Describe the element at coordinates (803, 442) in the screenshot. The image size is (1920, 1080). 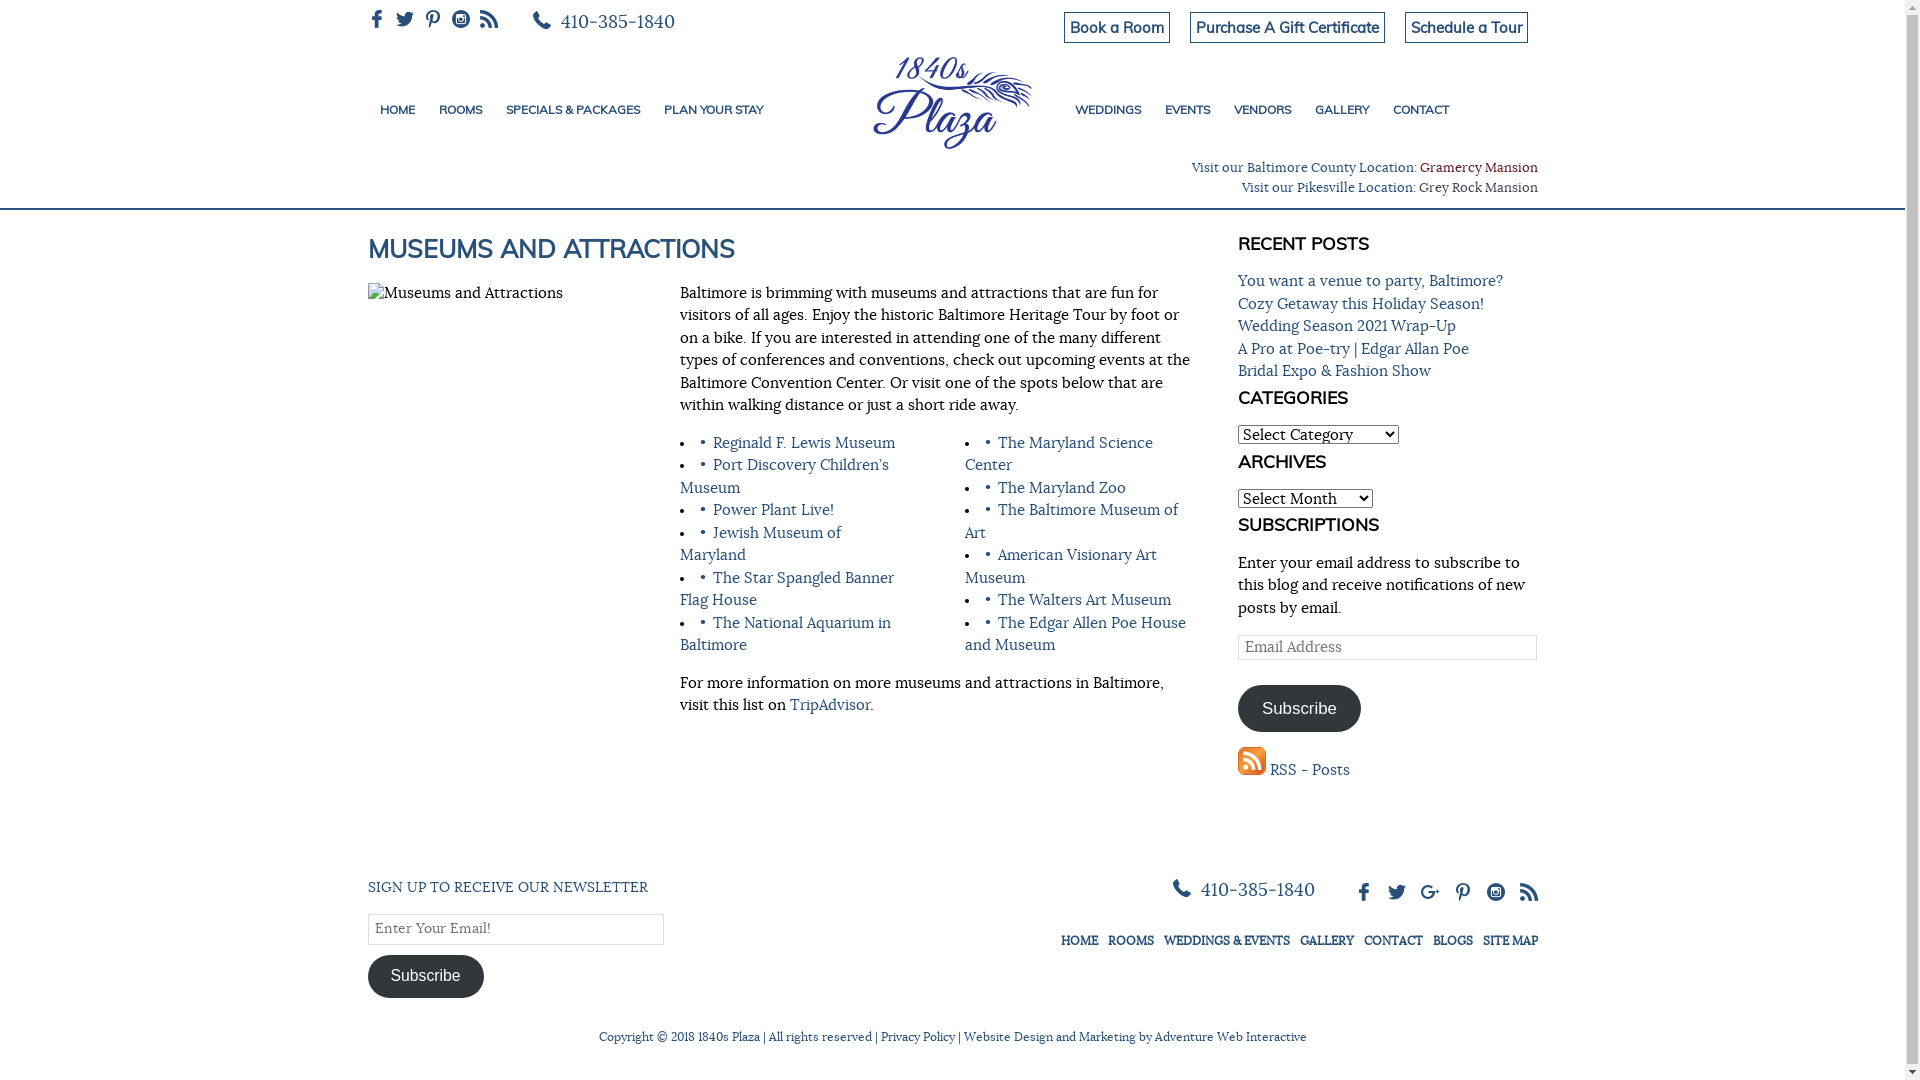
I see `'Reginald F. Lewis Museum'` at that location.